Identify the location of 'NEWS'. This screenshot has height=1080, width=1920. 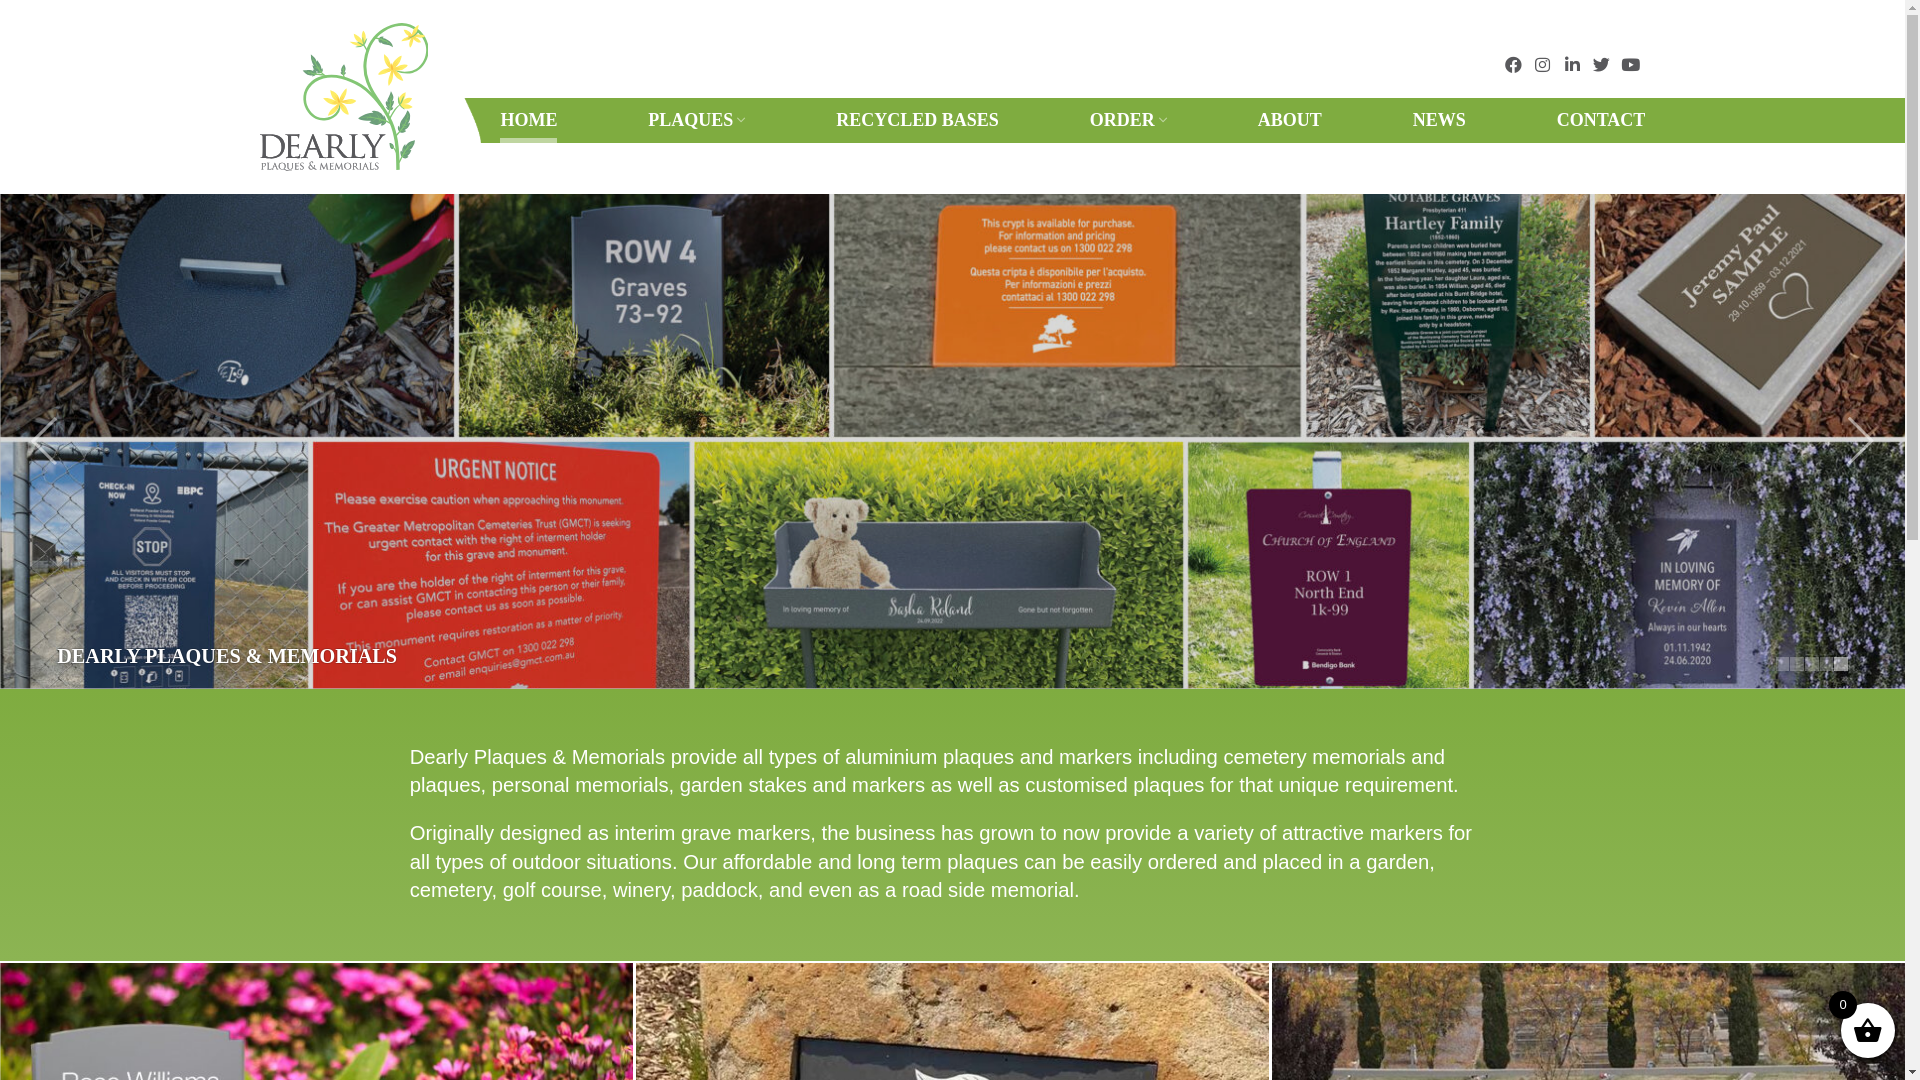
(1438, 120).